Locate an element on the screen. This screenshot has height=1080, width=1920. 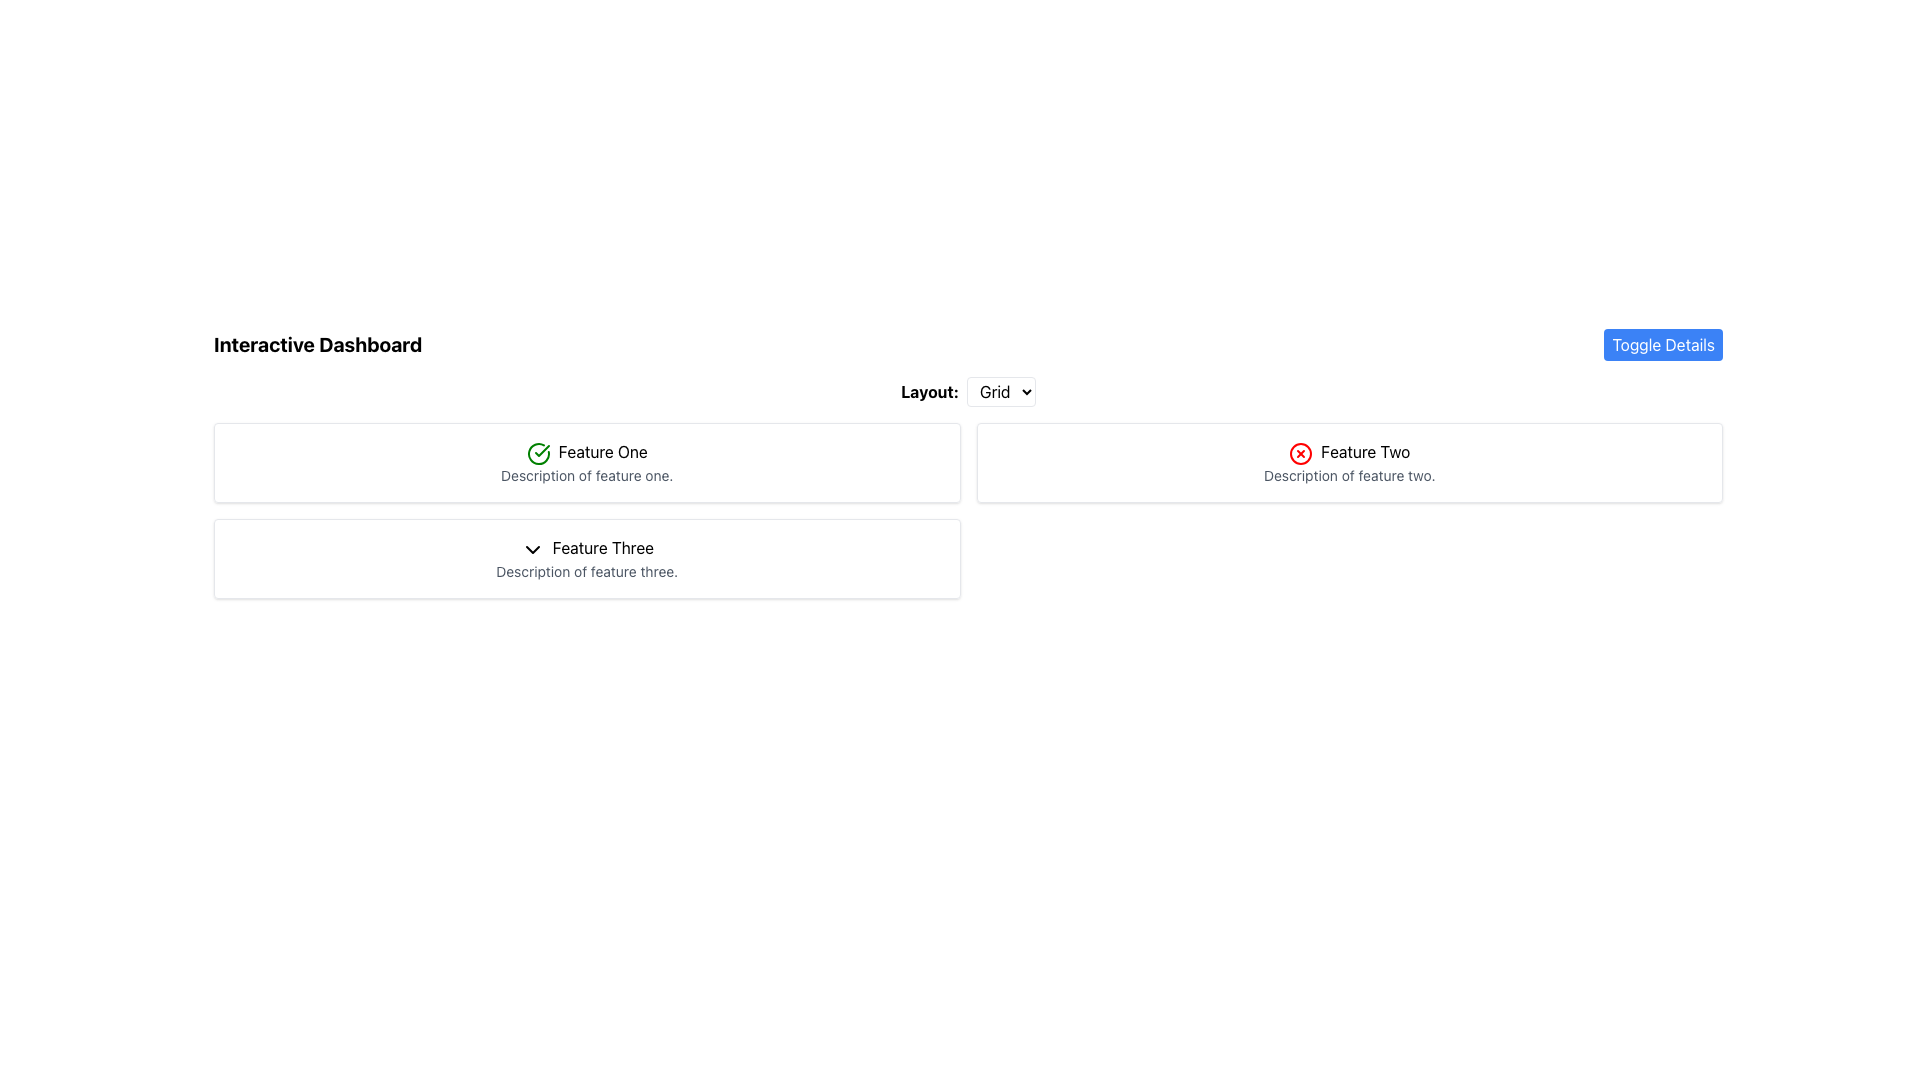
the visual indicator icon for 'Feature One' which shows the completion or verification status, located on the left side of the title and description text is located at coordinates (538, 453).